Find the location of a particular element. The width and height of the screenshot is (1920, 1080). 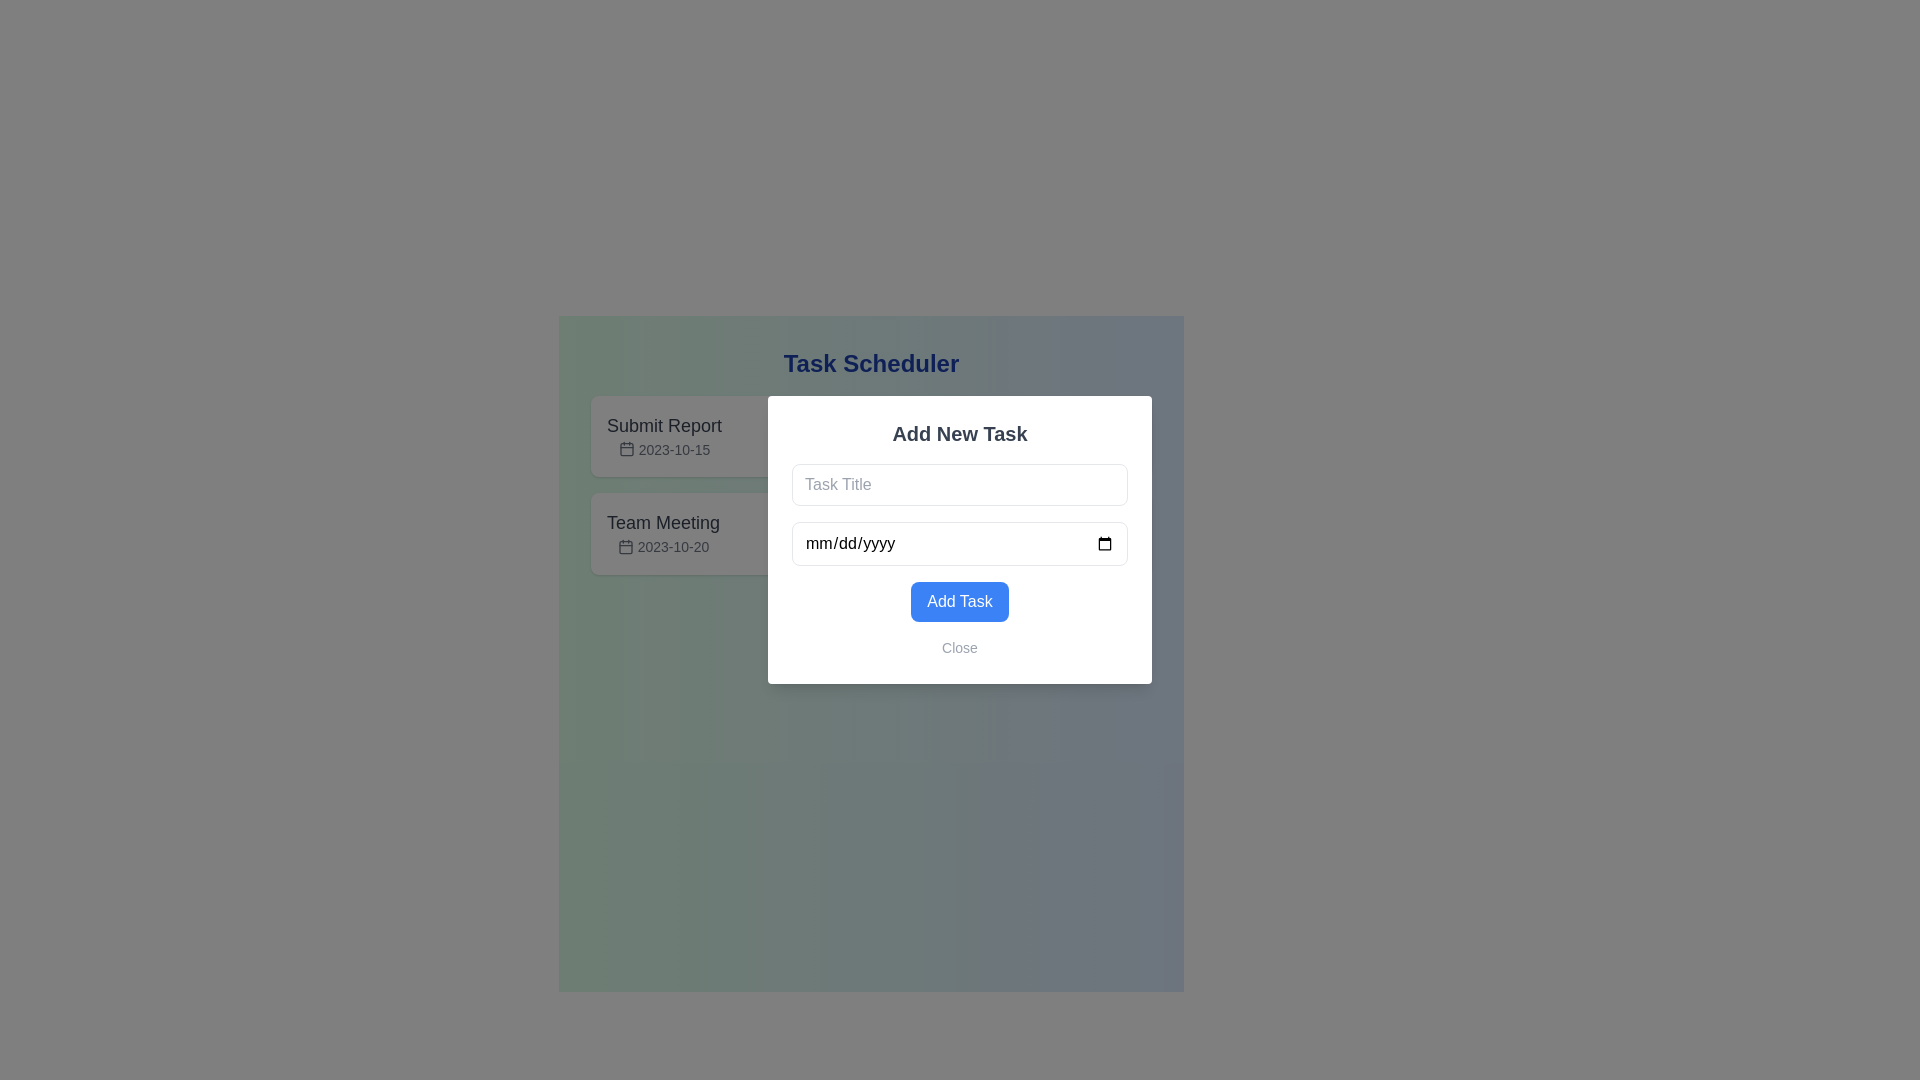

the SVG icon representing the date associated with the task 'Team Meeting', which is located to the left of the date '2023-10-20' is located at coordinates (624, 546).